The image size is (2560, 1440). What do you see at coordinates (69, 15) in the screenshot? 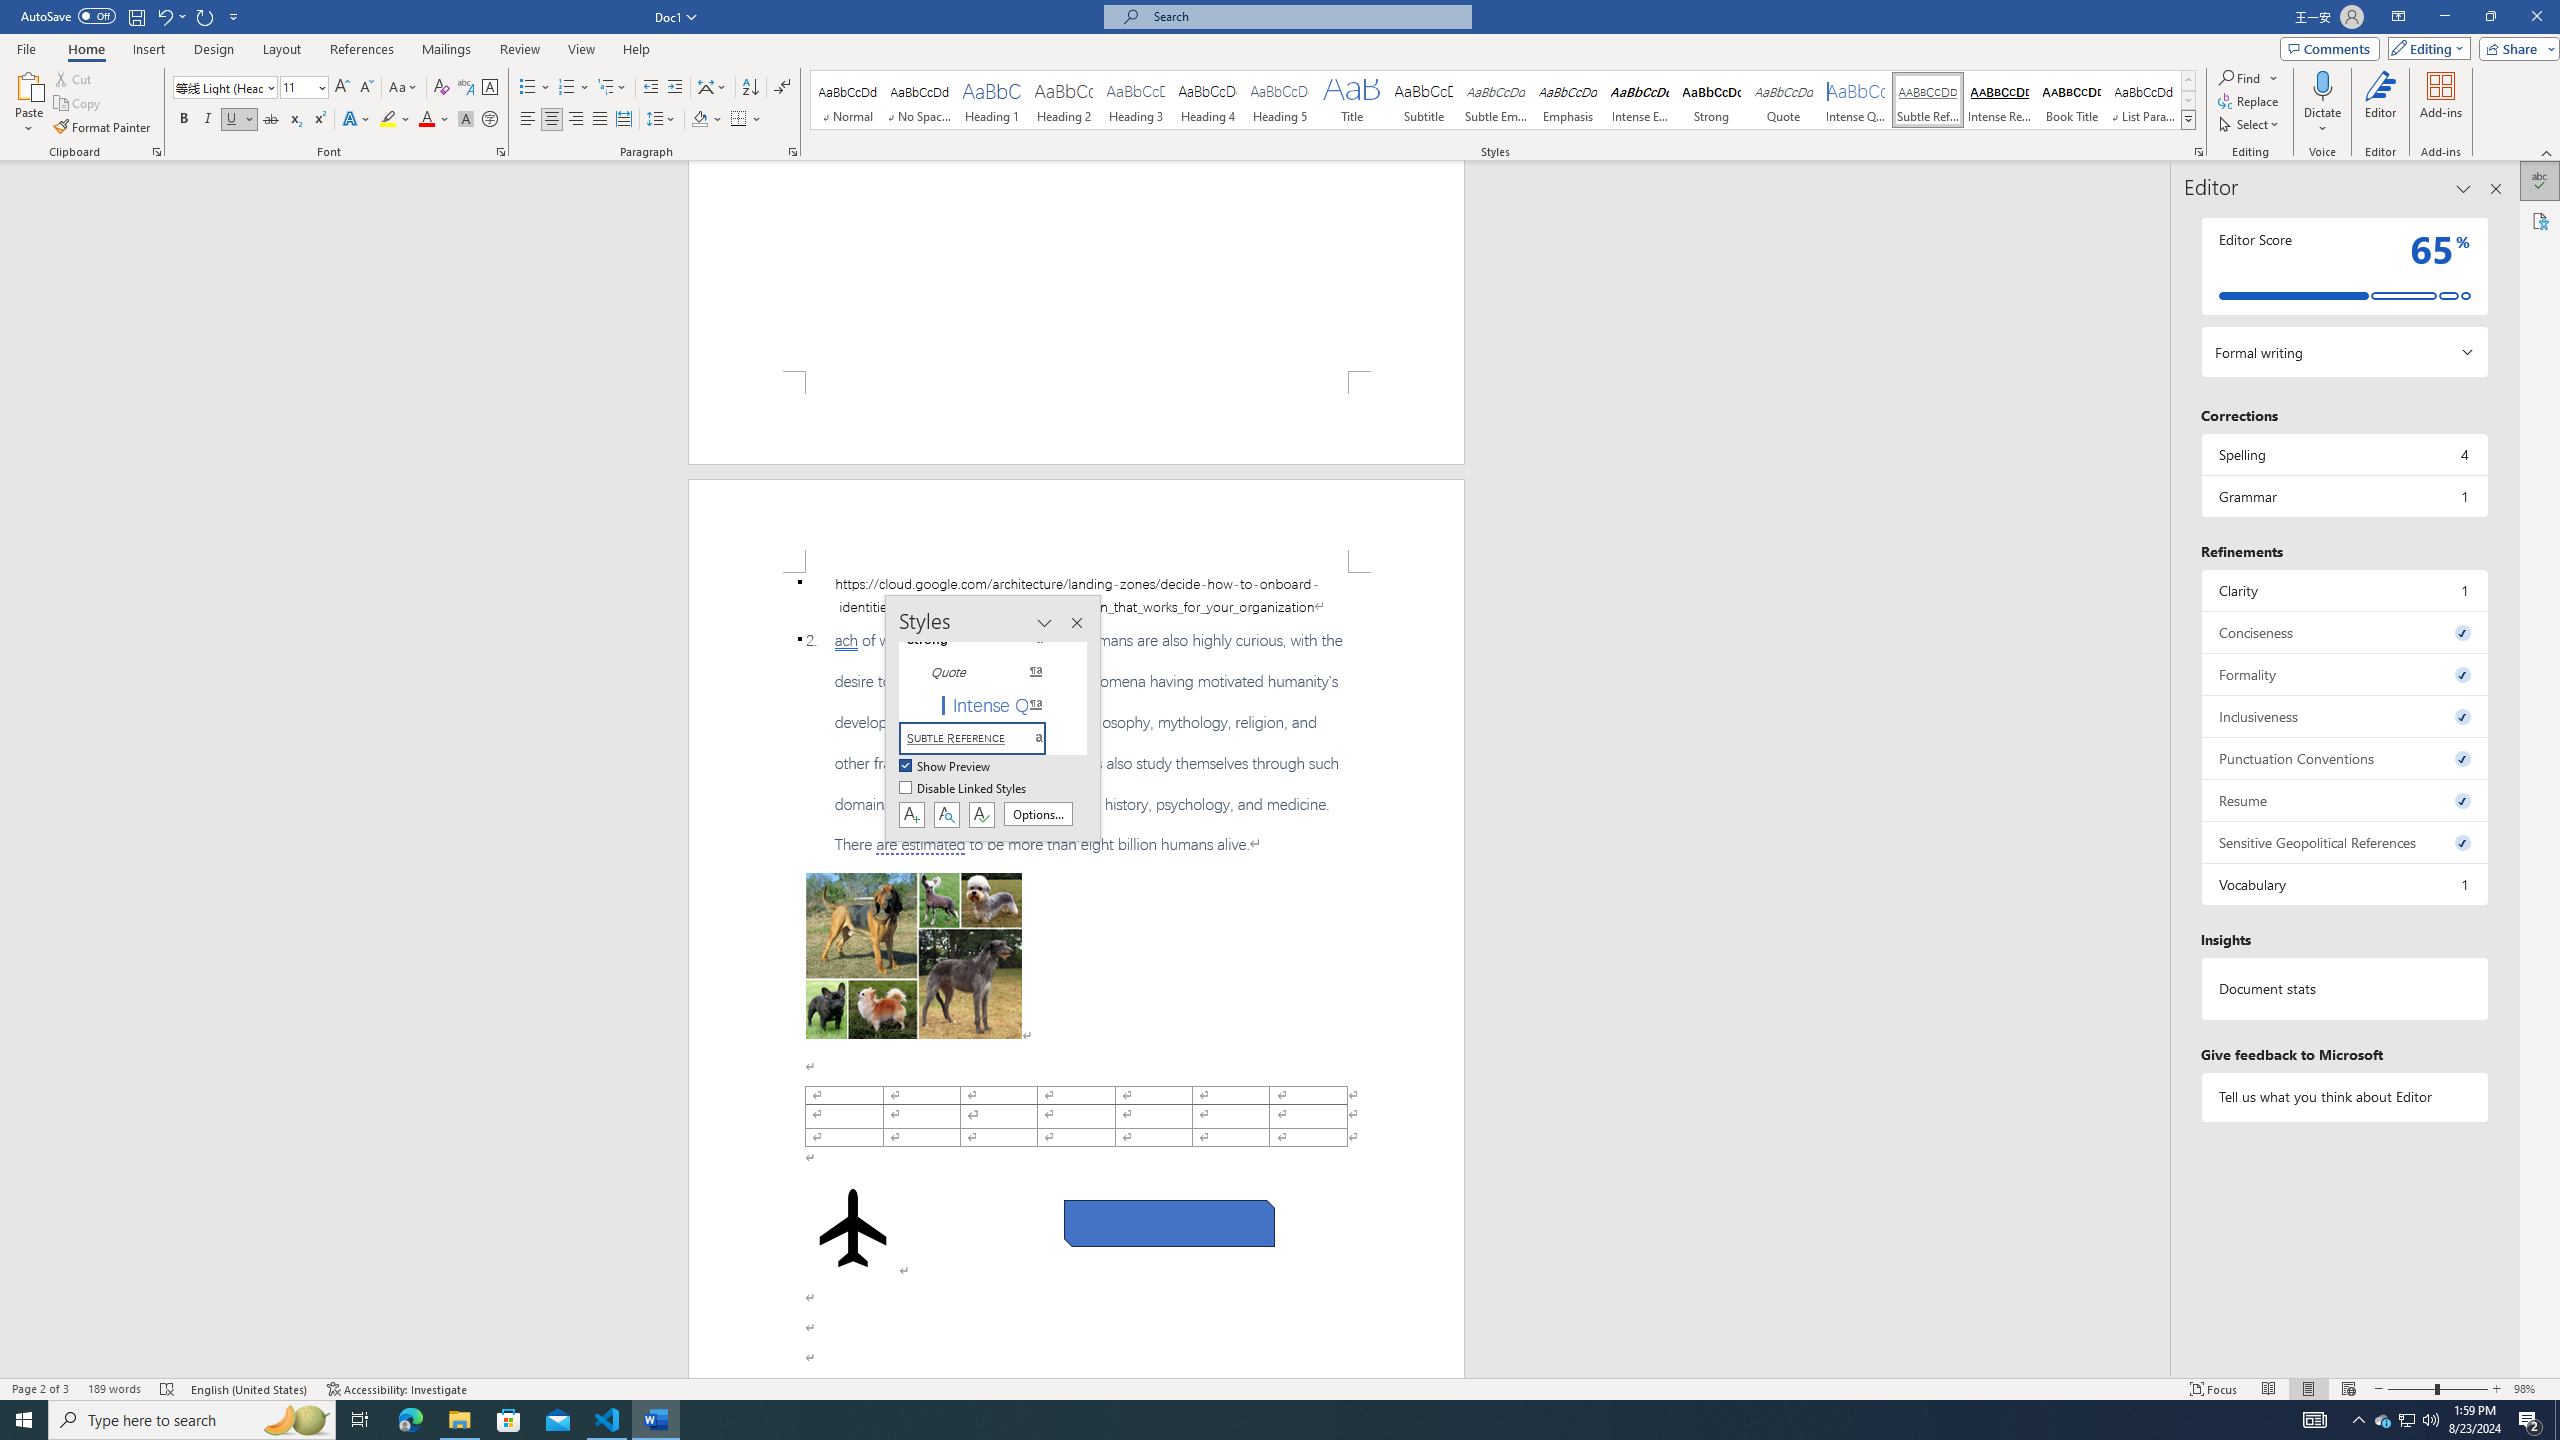
I see `'AutoSave'` at bounding box center [69, 15].